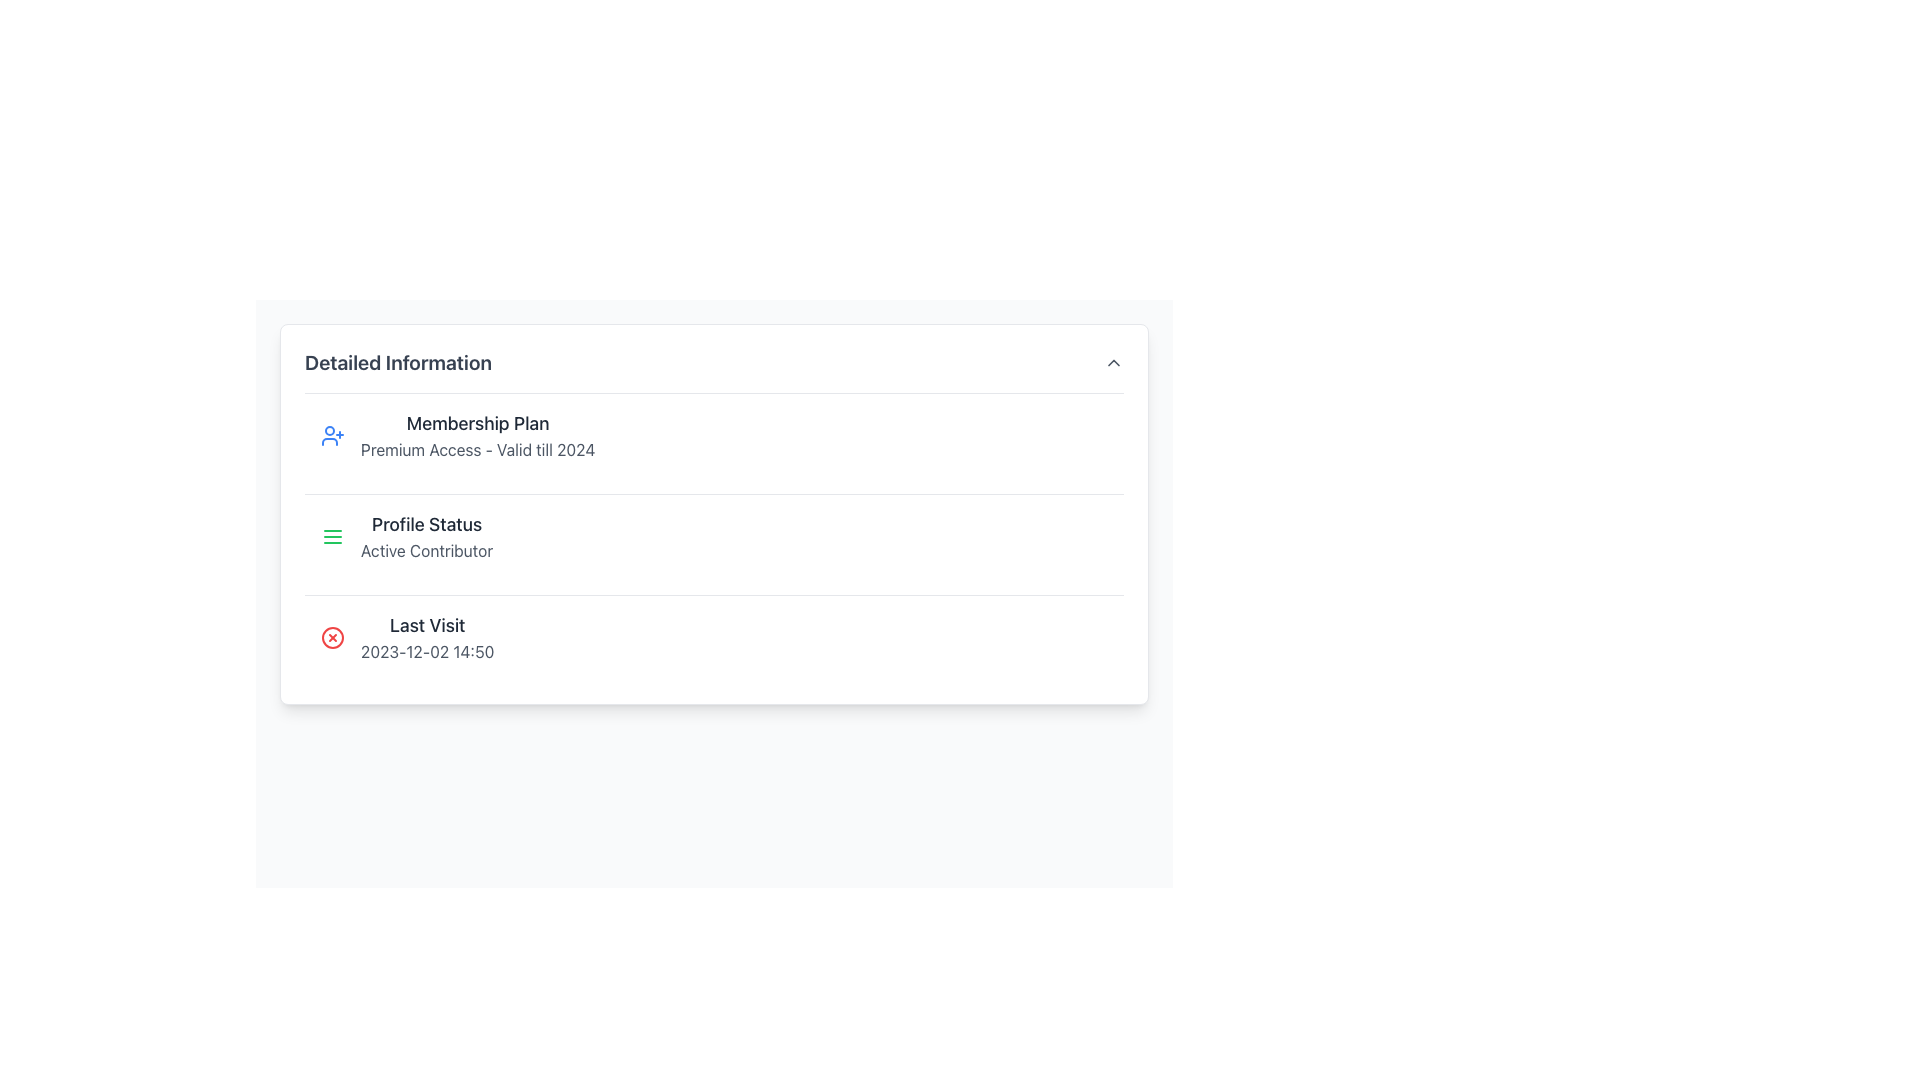 The width and height of the screenshot is (1920, 1080). I want to click on the text content element displaying 'Premium Access - Valid till 2024' located under 'Membership Plan' in the 'Detailed Information' section, so click(477, 450).